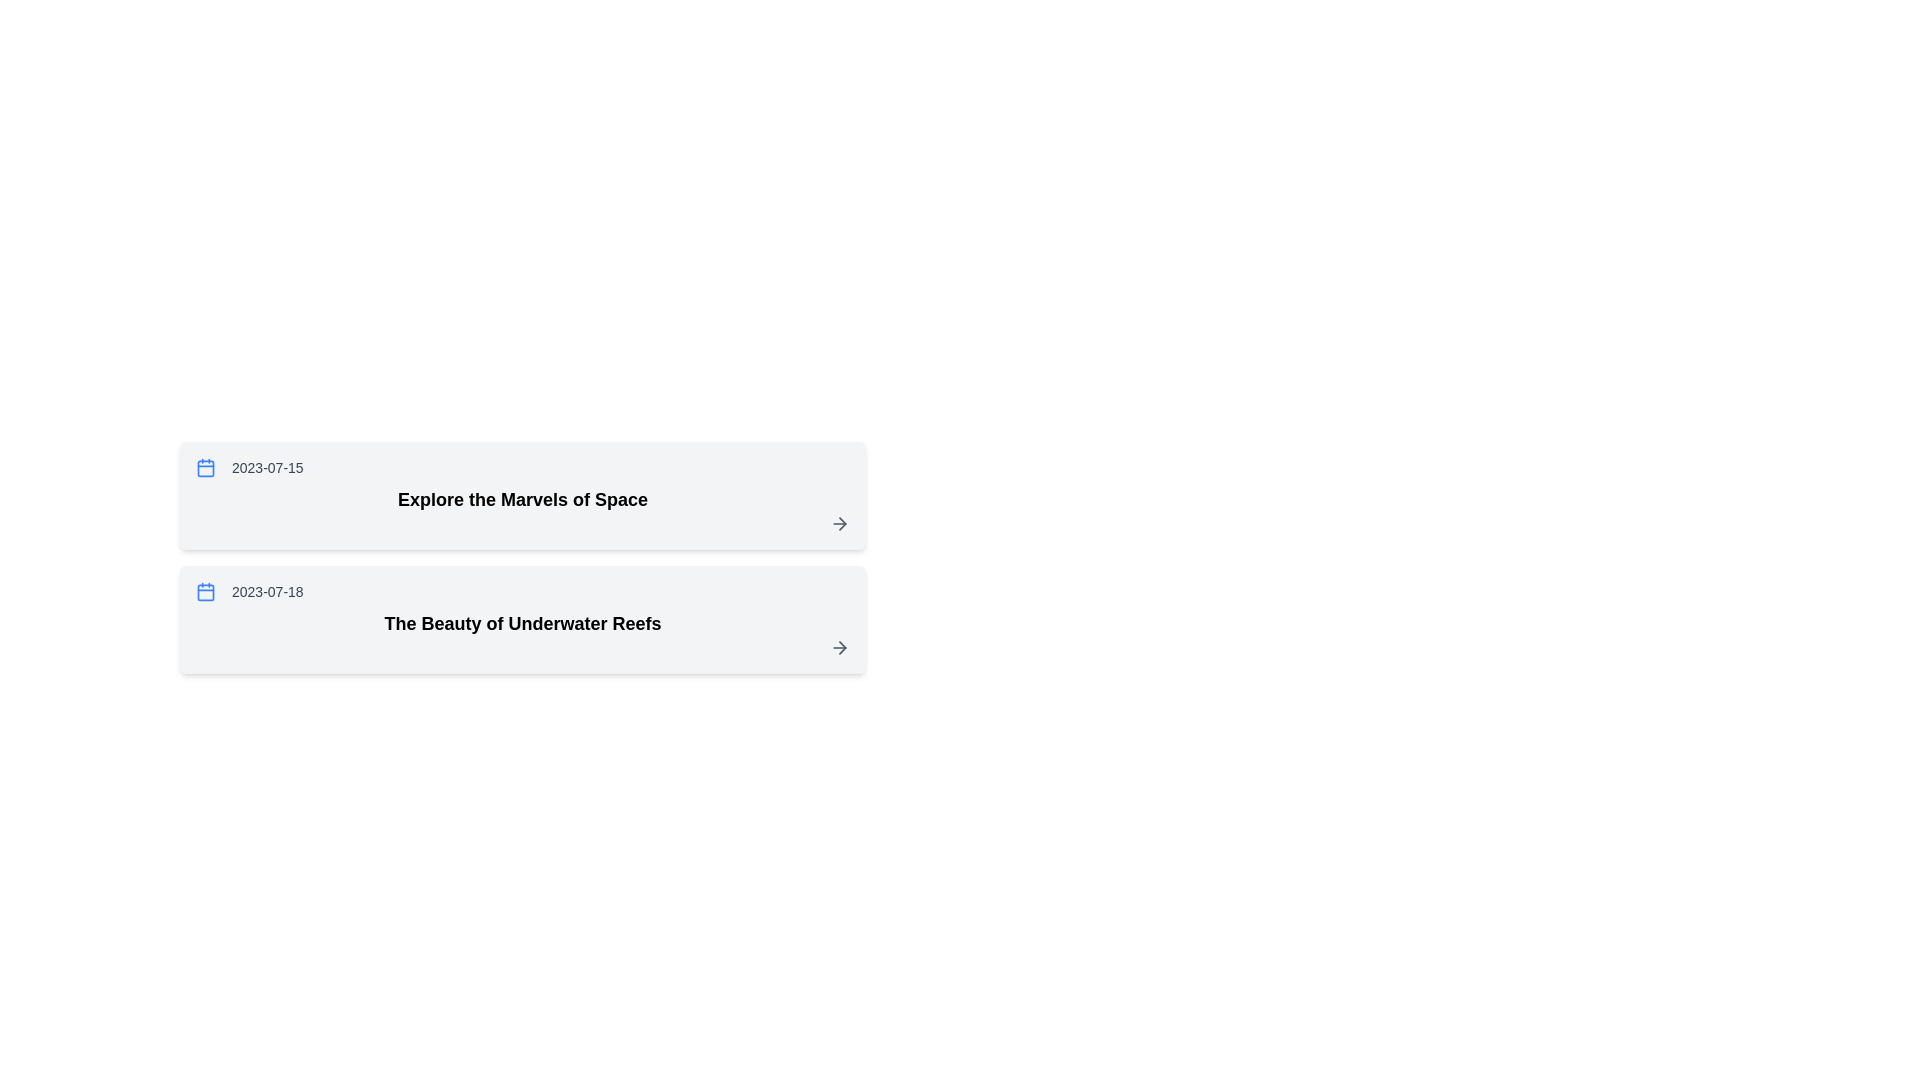 This screenshot has height=1080, width=1920. What do you see at coordinates (206, 590) in the screenshot?
I see `the decorative rounded rectangle shape inside the calendar icon for the date entry '2023-07-18'` at bounding box center [206, 590].